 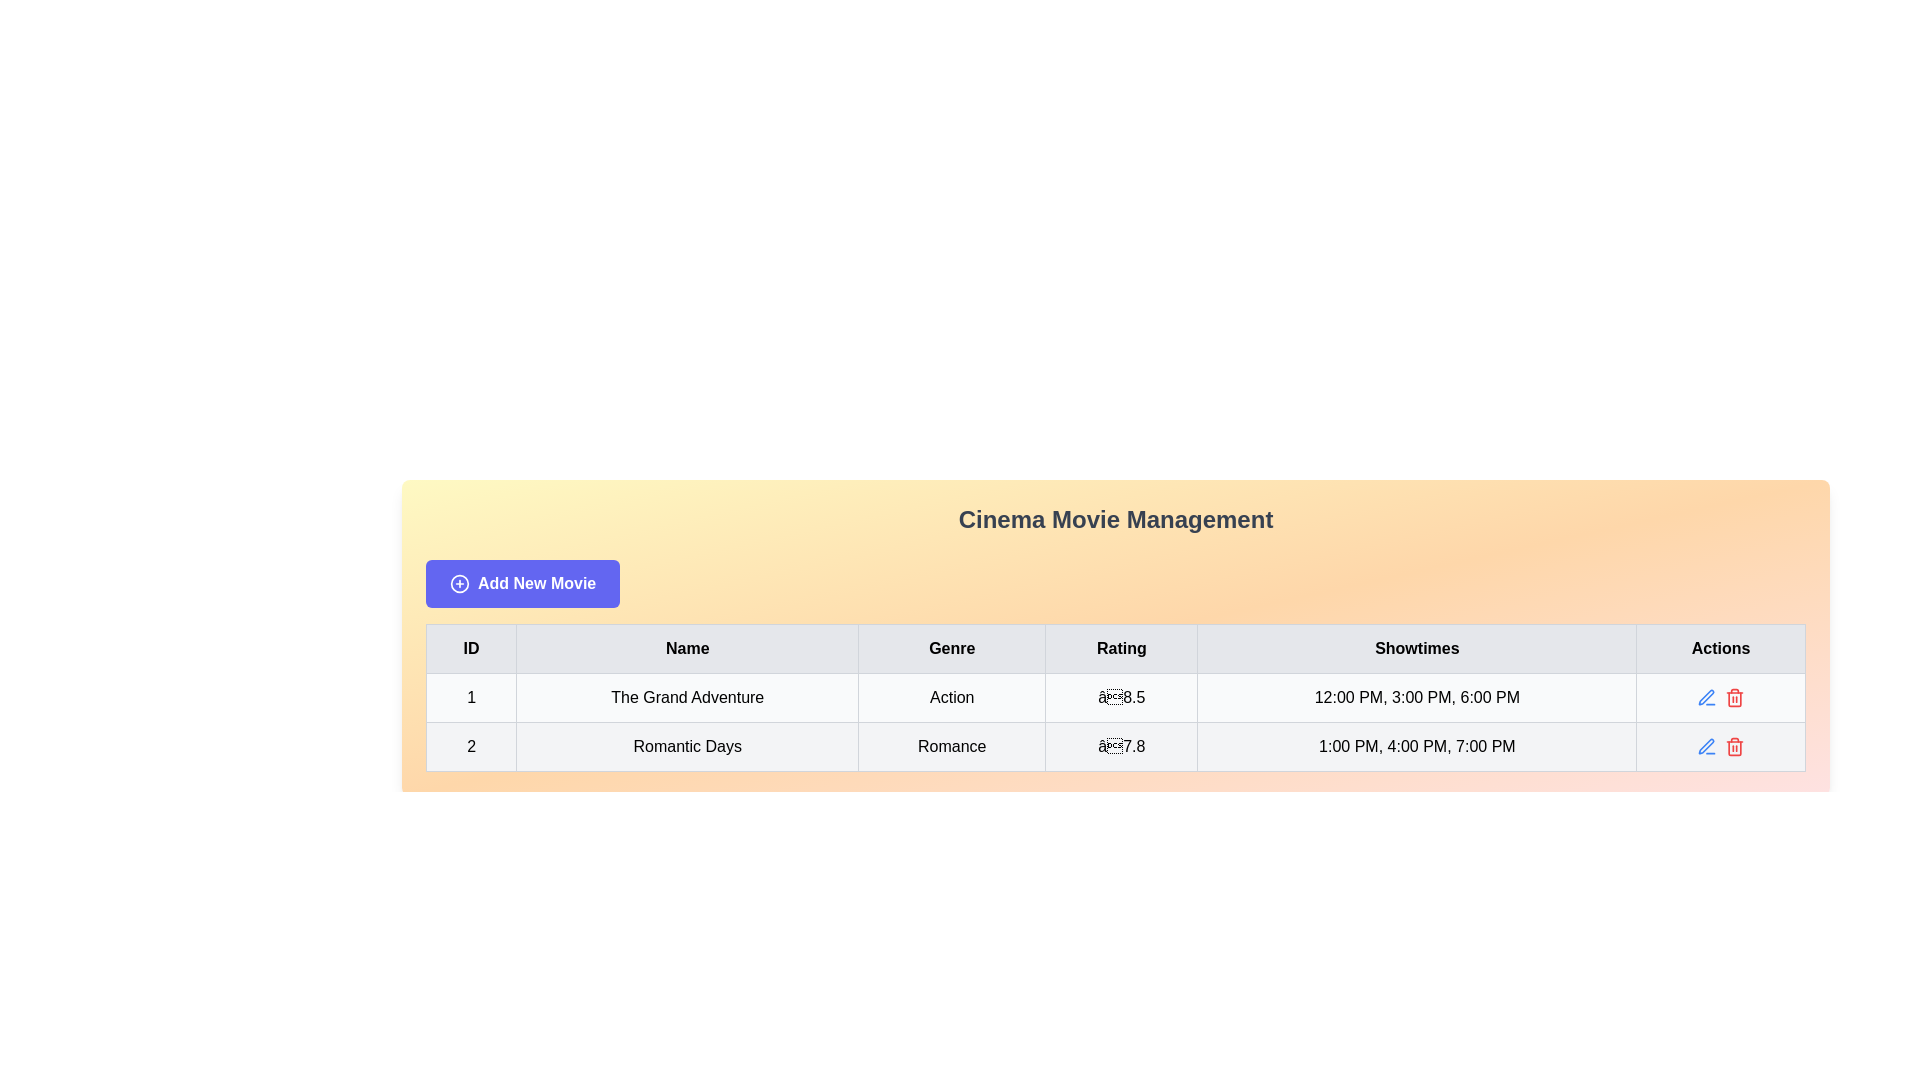 I want to click on the text label 'Romance' in the third cell of the second row under the 'Genre' column, which has a light gray background and is centered in the cell, so click(x=951, y=747).